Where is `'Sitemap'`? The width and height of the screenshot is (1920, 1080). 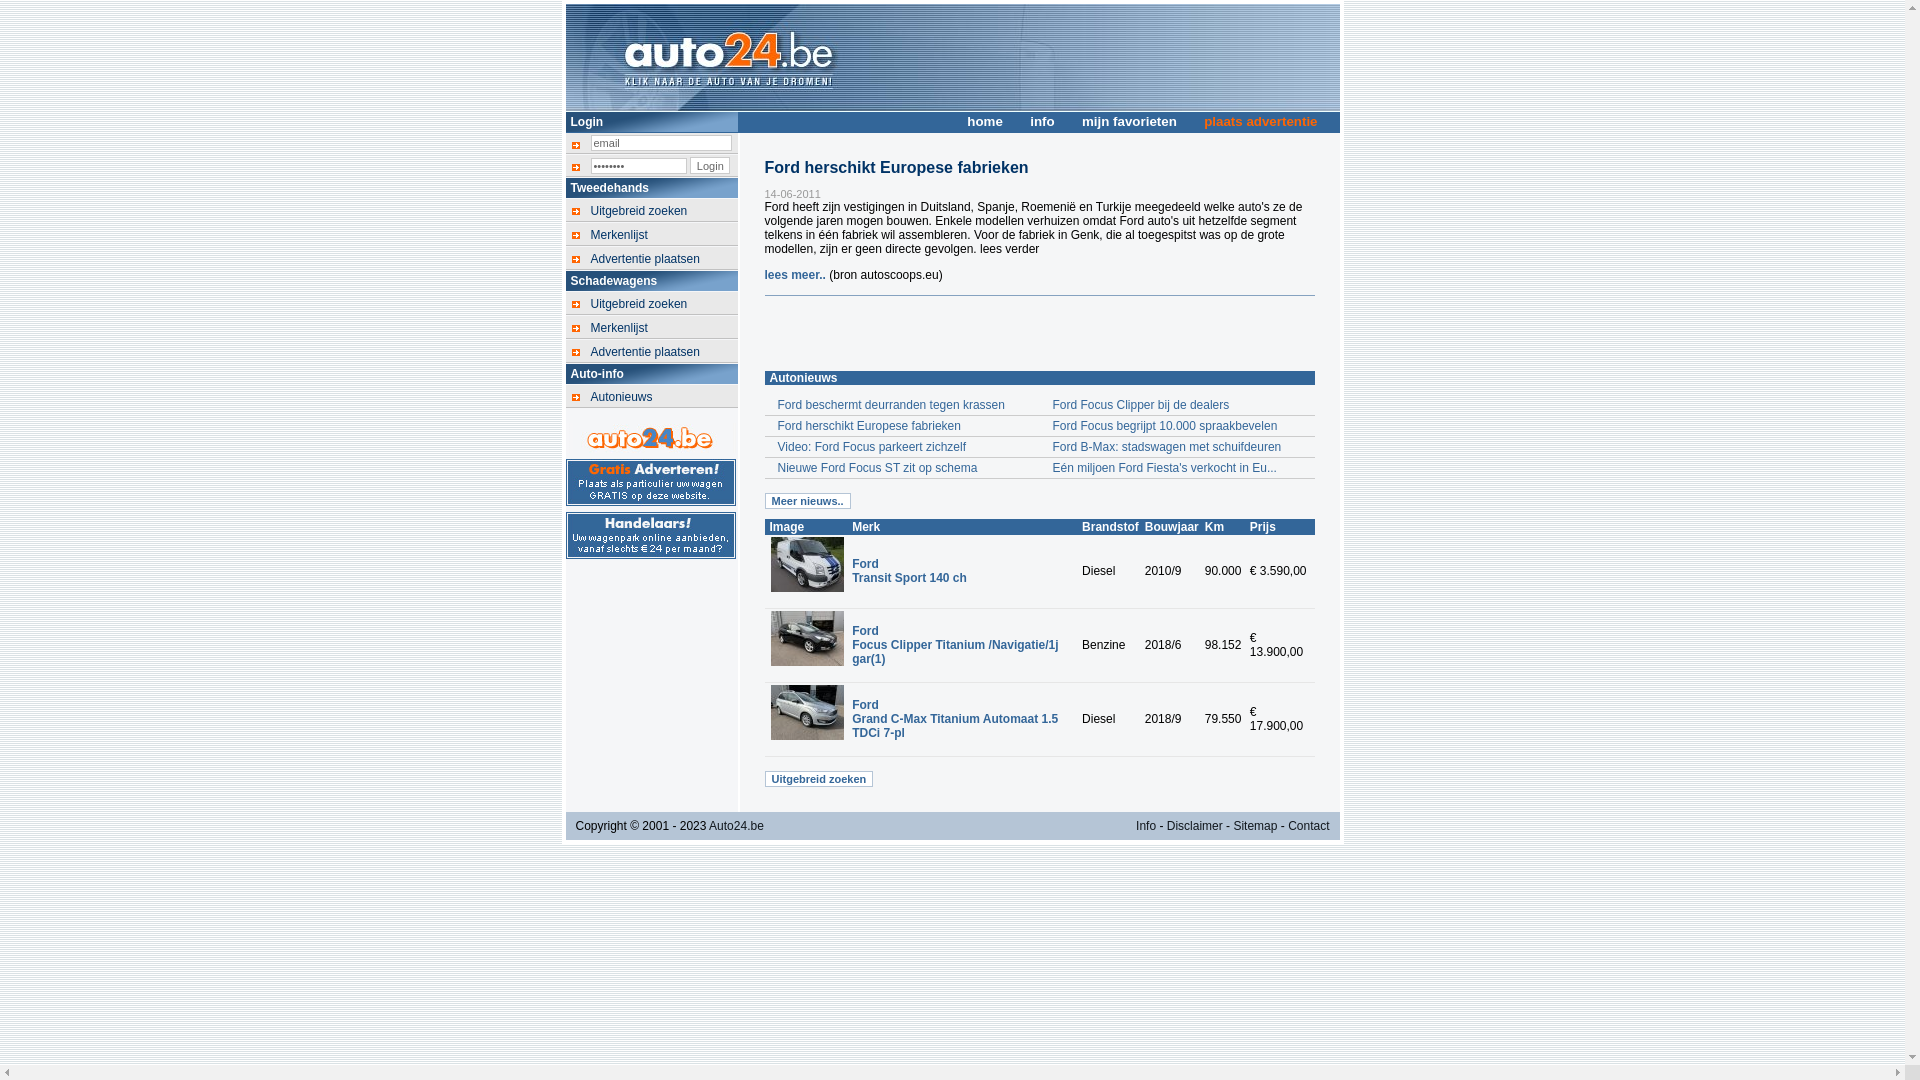
'Sitemap' is located at coordinates (1253, 825).